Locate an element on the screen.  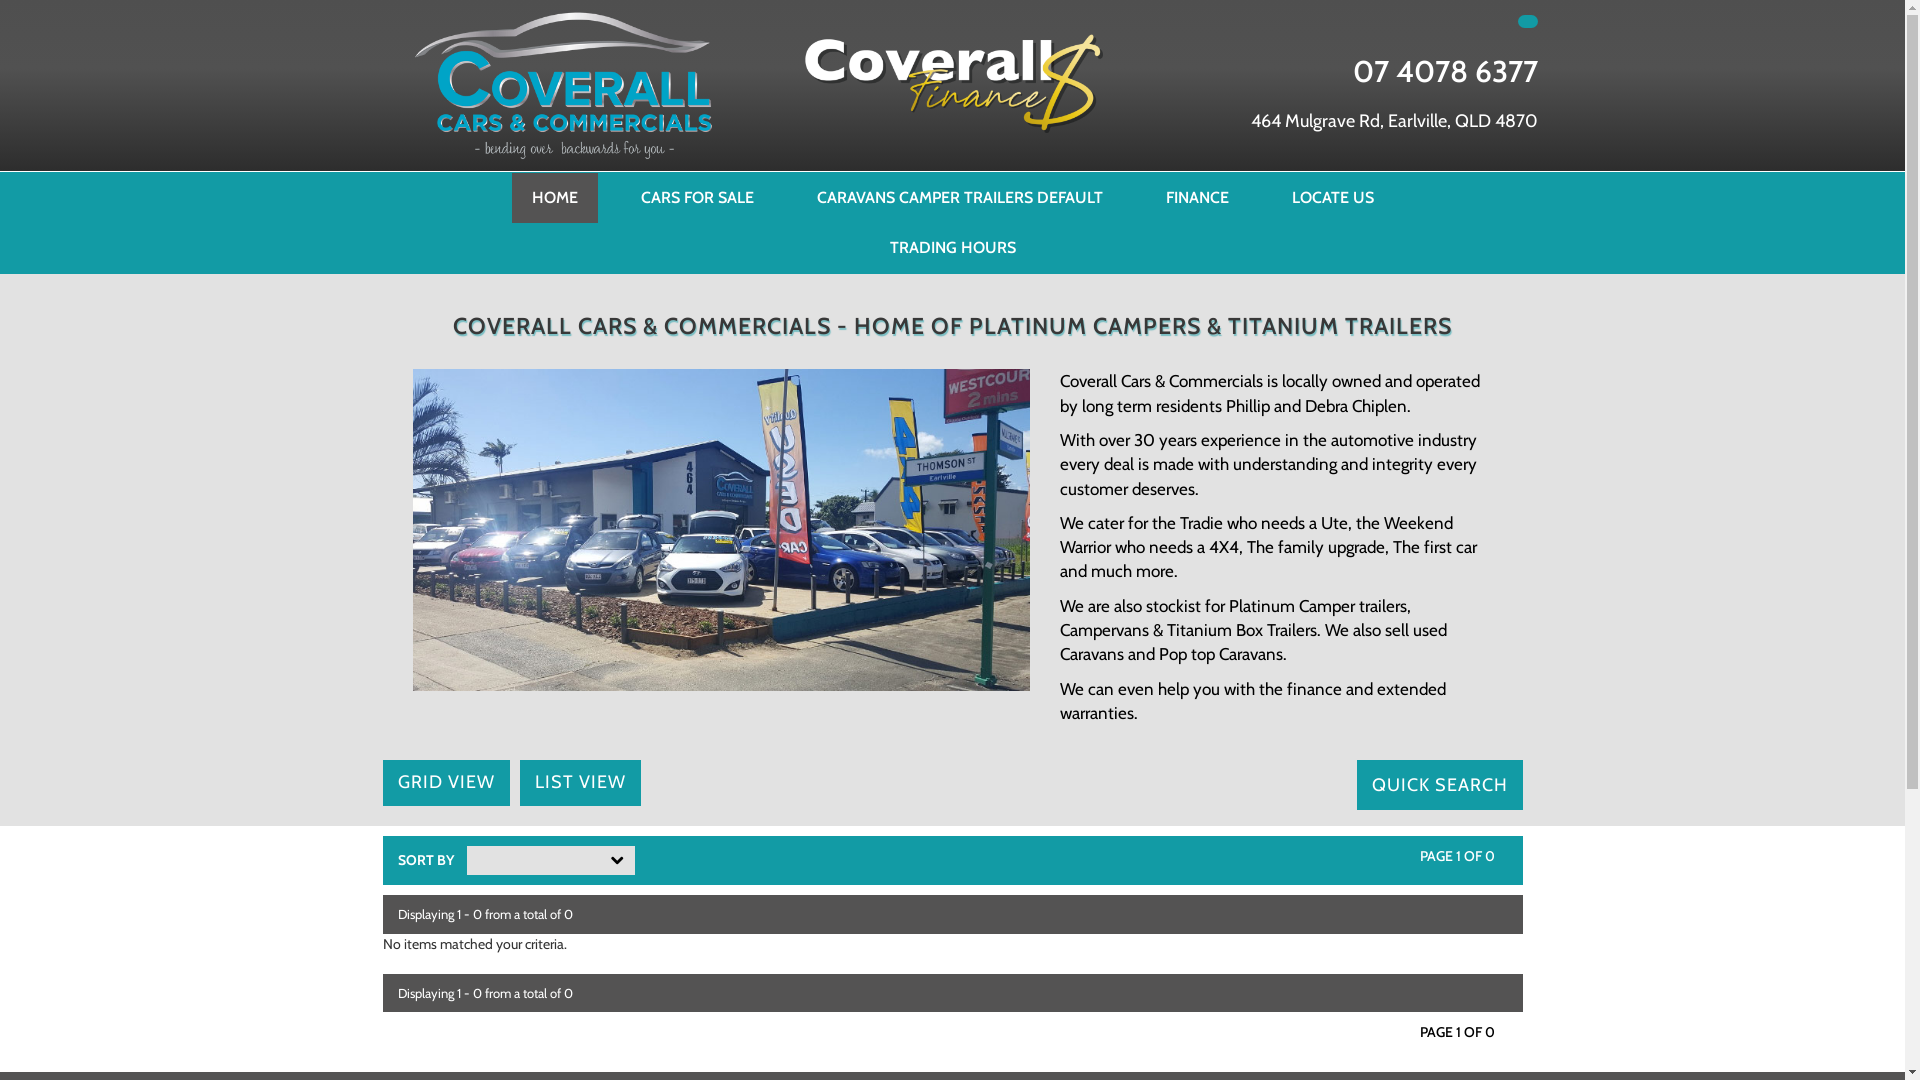
'CARS FOR SALE' is located at coordinates (696, 197).